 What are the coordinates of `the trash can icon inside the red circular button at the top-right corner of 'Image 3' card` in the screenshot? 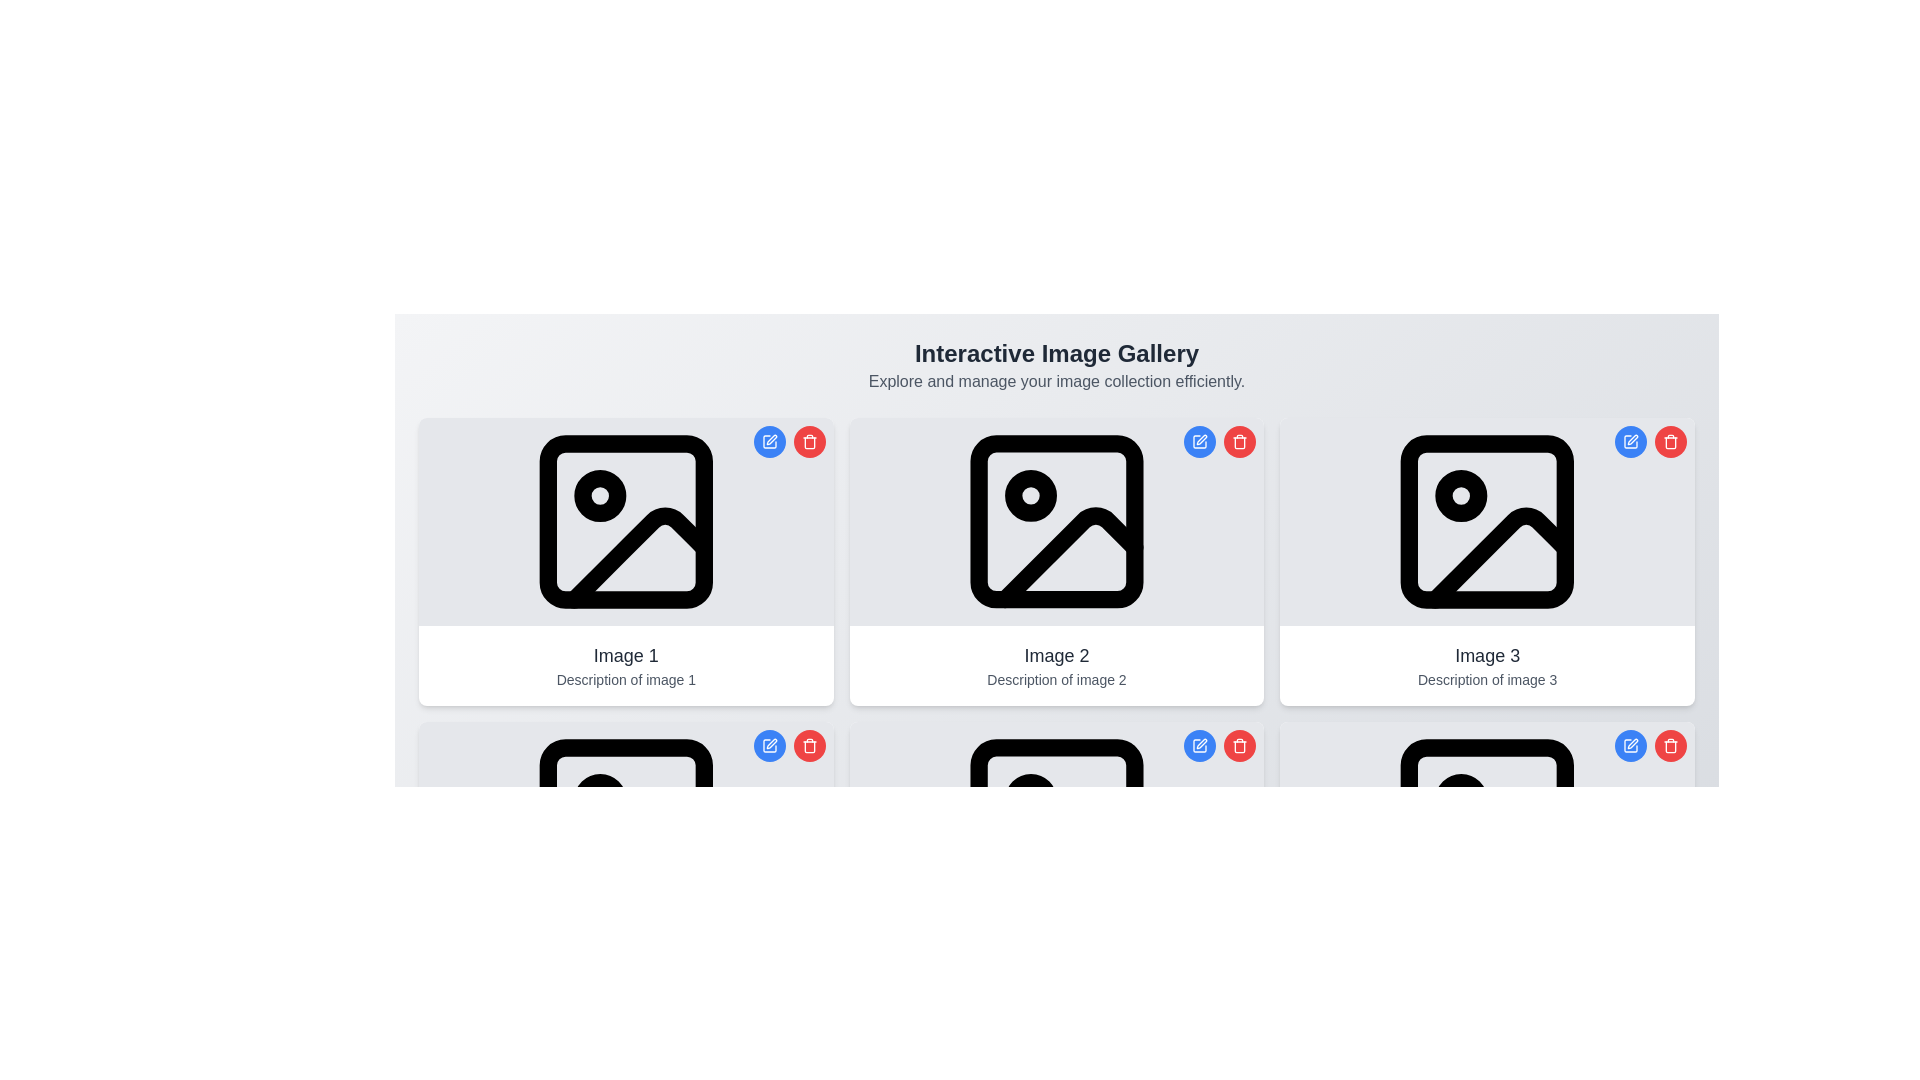 It's located at (1670, 441).